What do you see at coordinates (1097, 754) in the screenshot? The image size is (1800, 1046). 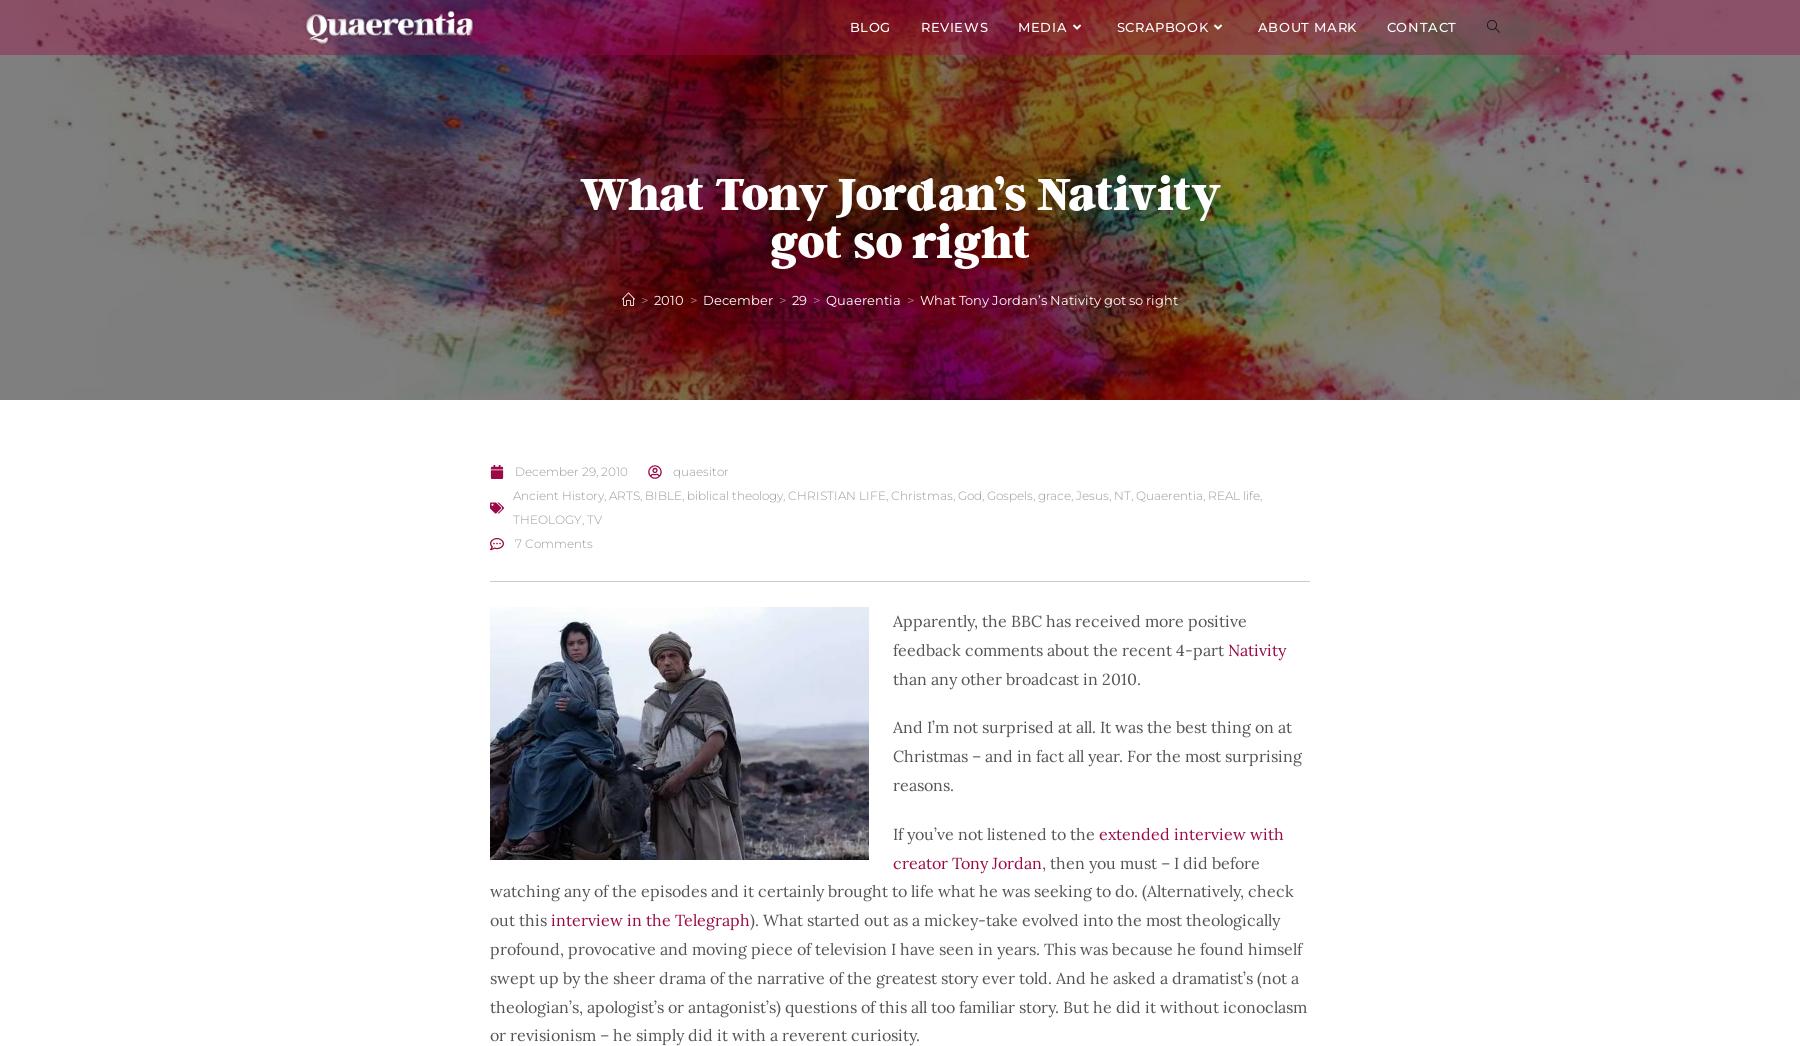 I see `'And I’m not surprised at all. It was the best thing on at Christmas – and in fact all year. For the most surprising reasons.'` at bounding box center [1097, 754].